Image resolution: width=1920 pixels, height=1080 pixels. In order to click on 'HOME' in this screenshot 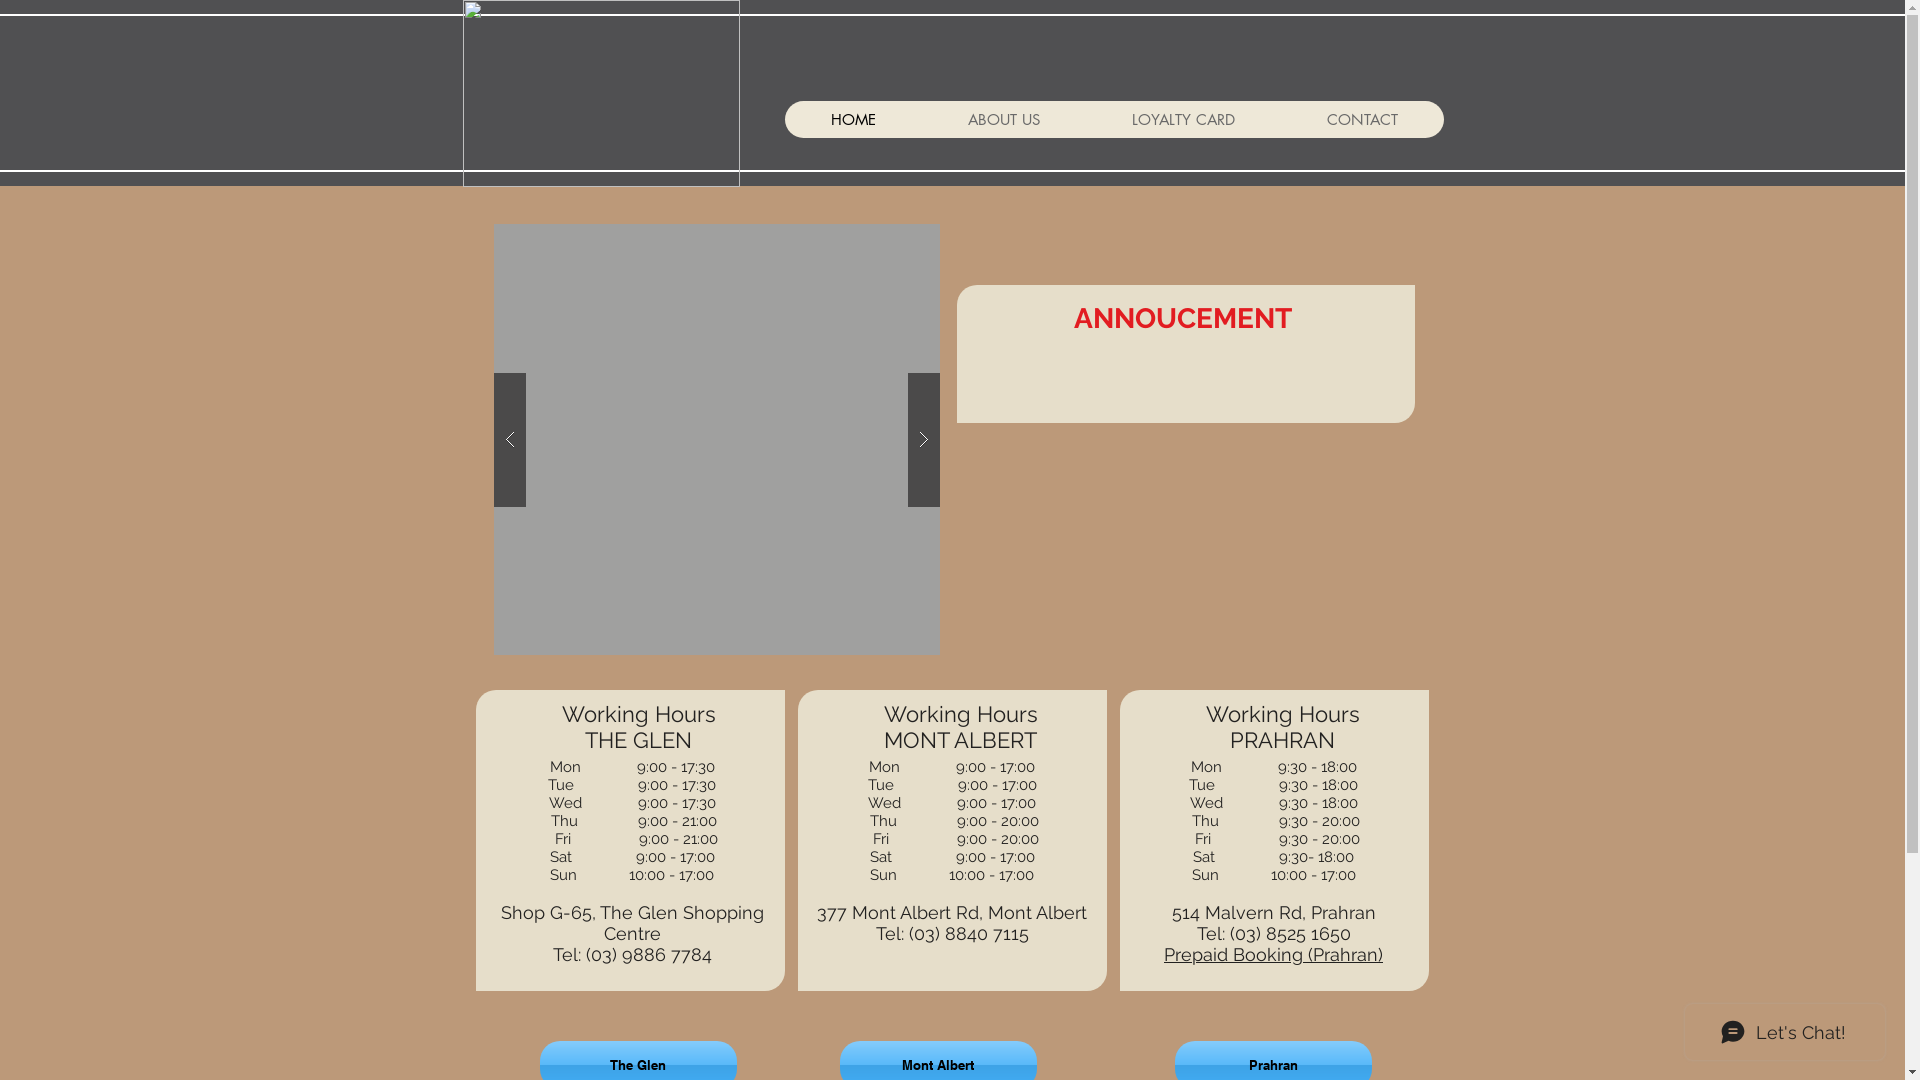, I will do `click(852, 119)`.